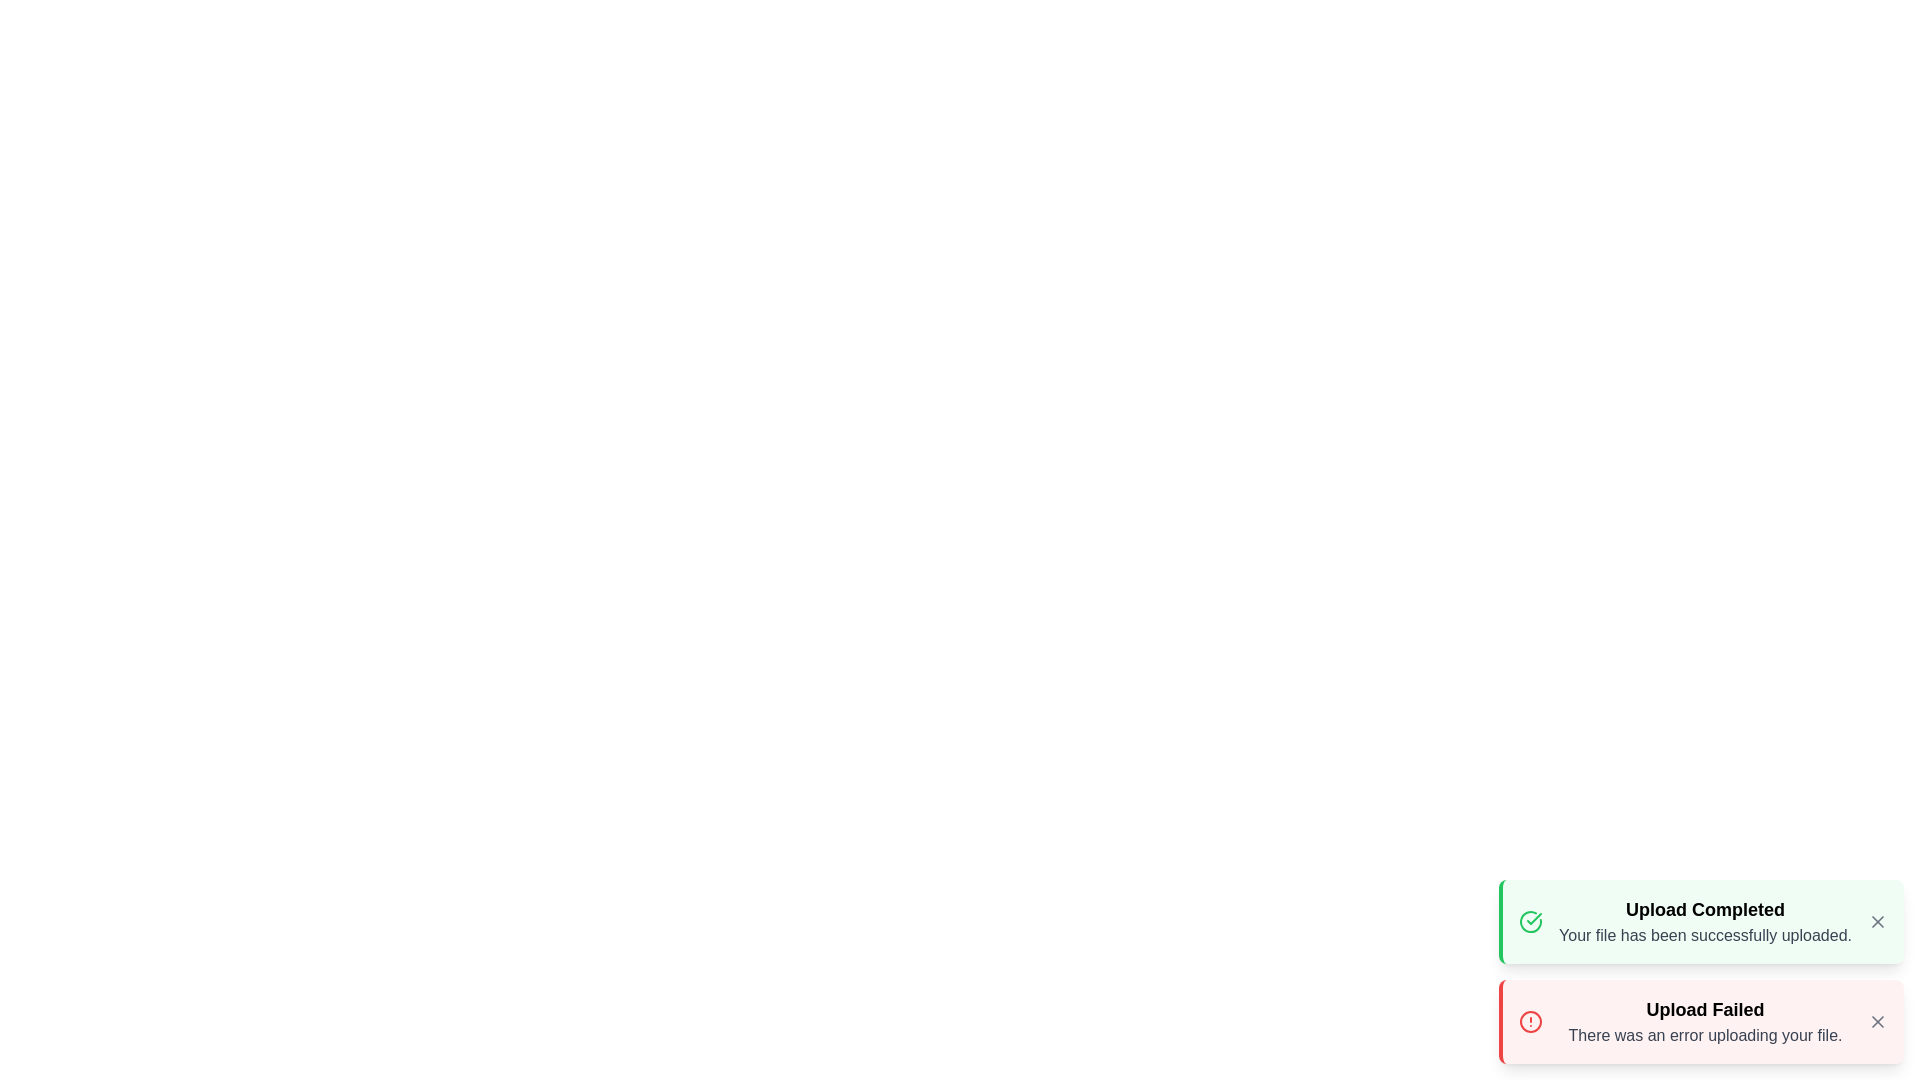  What do you see at coordinates (1700, 921) in the screenshot?
I see `the Notification alert box confirming the successful file upload, located in the lower right corner of the interface` at bounding box center [1700, 921].